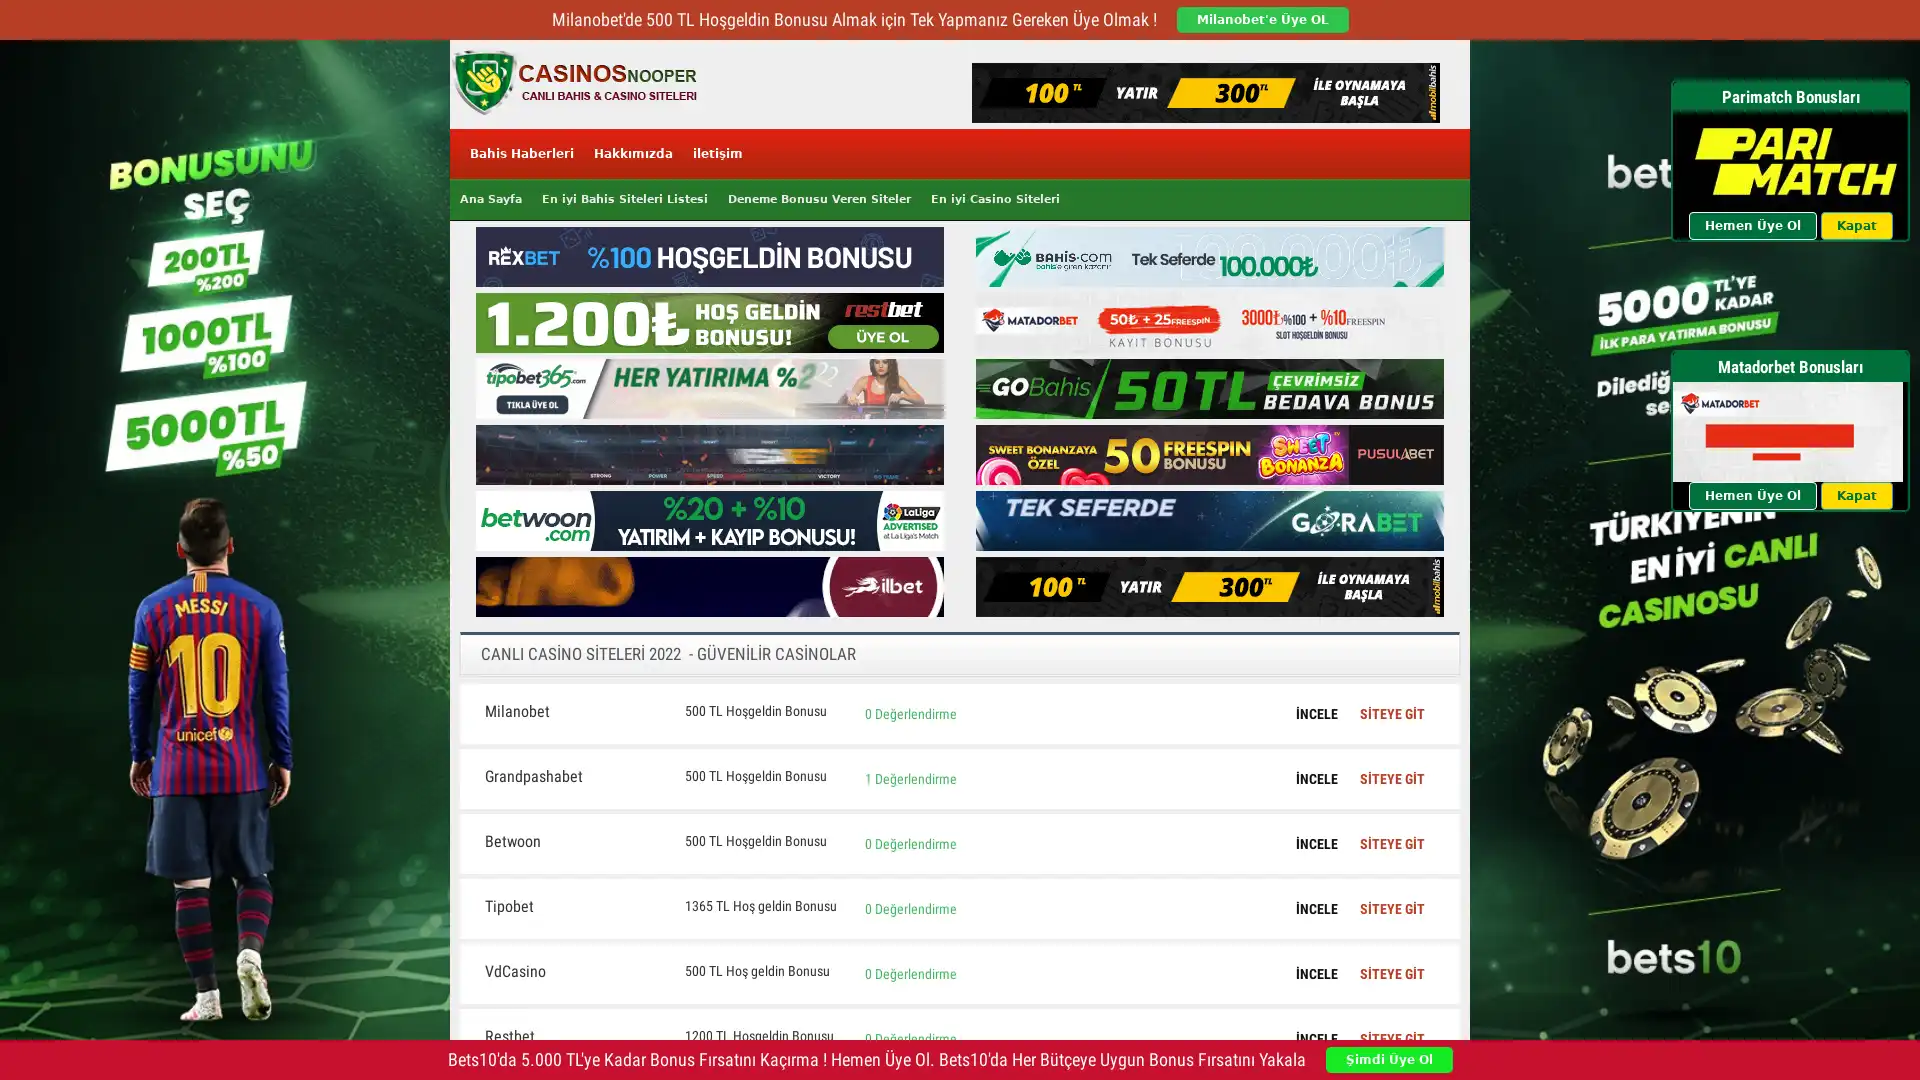  I want to click on Hemen Uye Ol, so click(1751, 225).